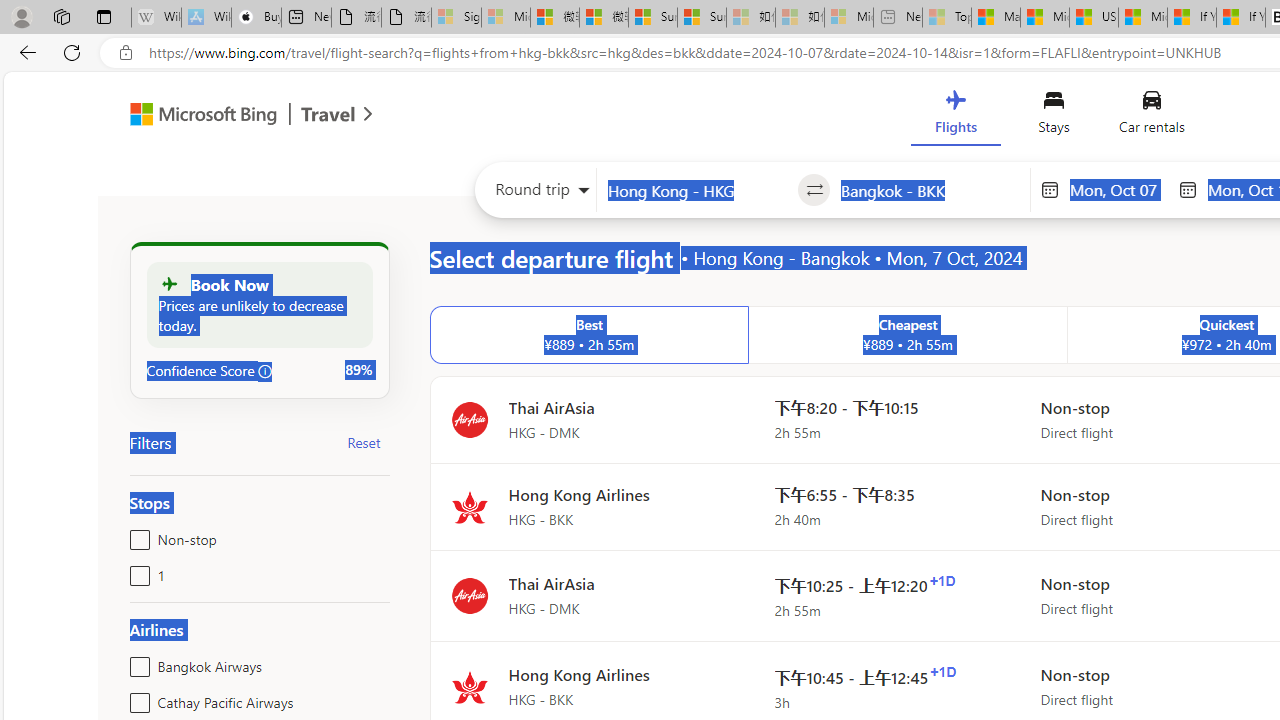  What do you see at coordinates (929, 190) in the screenshot?
I see `'Going to?'` at bounding box center [929, 190].